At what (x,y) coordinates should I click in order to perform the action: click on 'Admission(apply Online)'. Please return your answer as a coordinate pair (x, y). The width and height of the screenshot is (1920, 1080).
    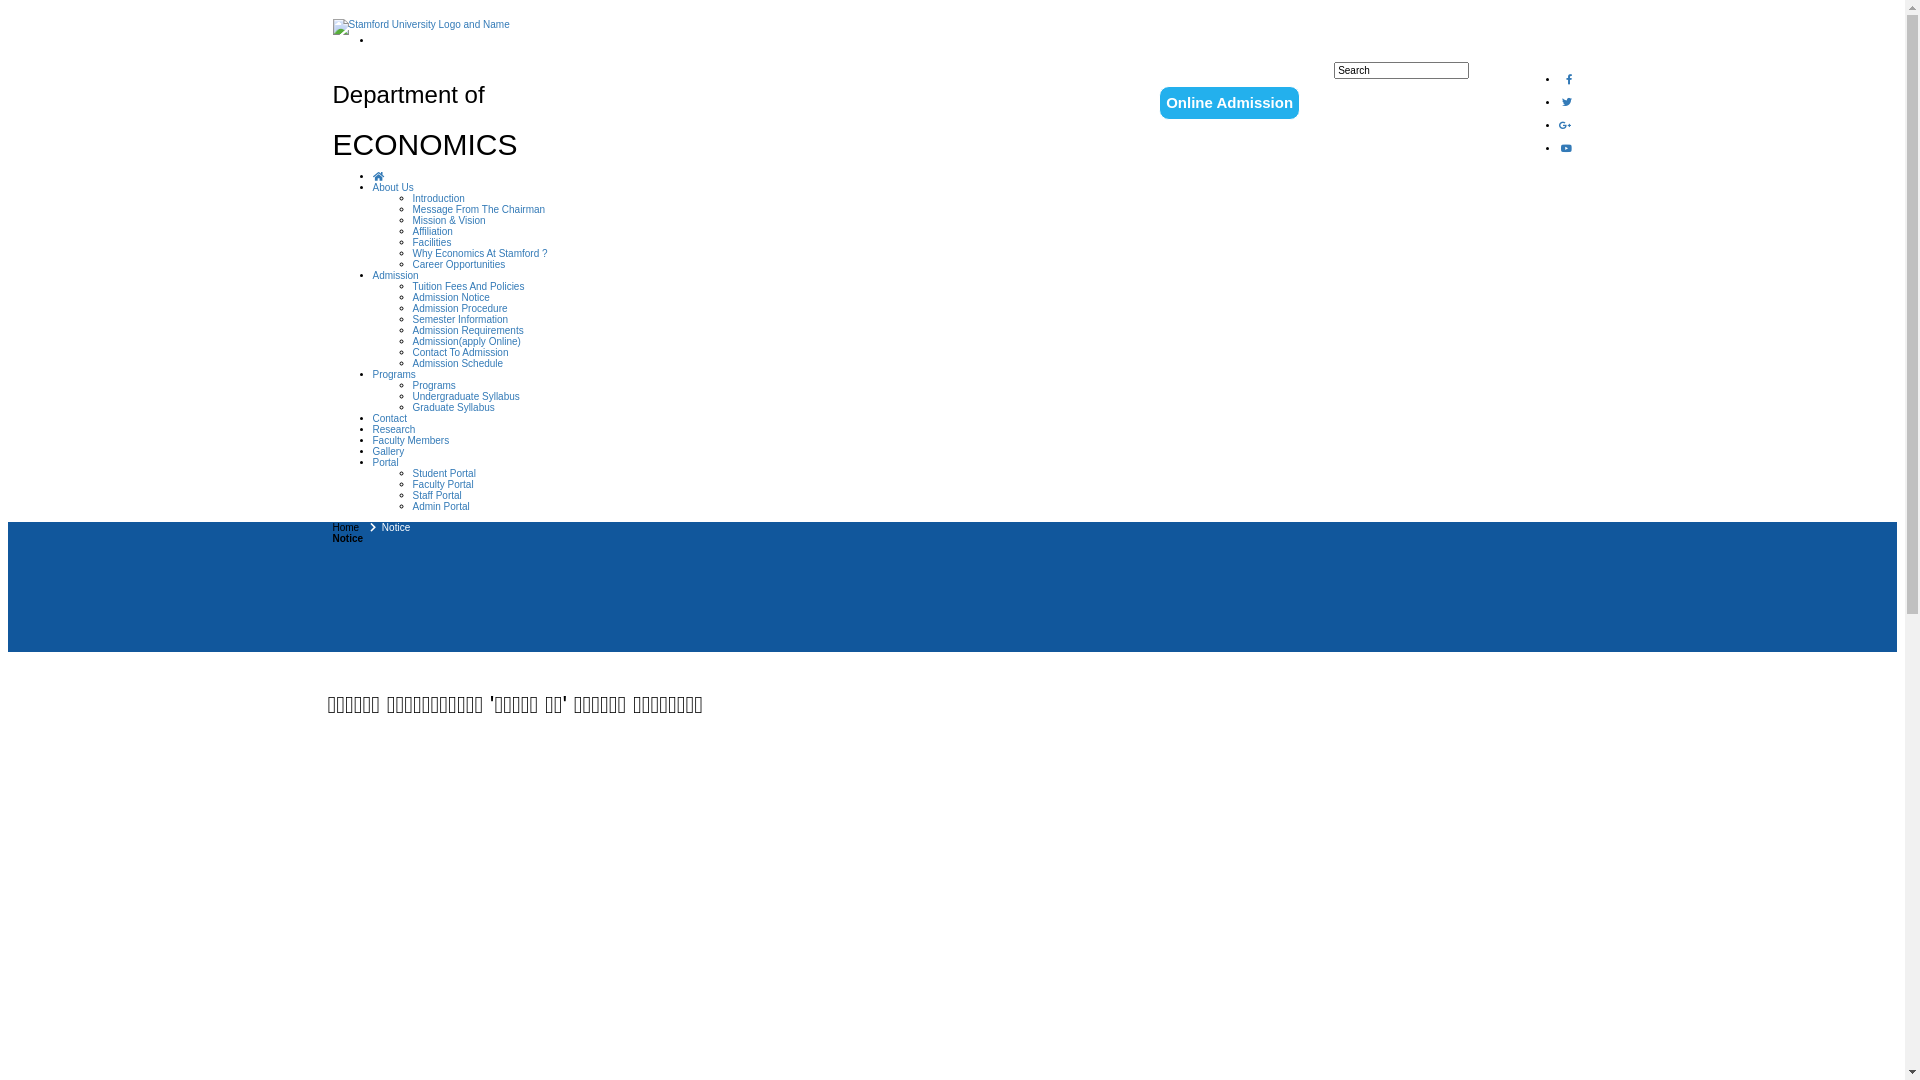
    Looking at the image, I should click on (411, 340).